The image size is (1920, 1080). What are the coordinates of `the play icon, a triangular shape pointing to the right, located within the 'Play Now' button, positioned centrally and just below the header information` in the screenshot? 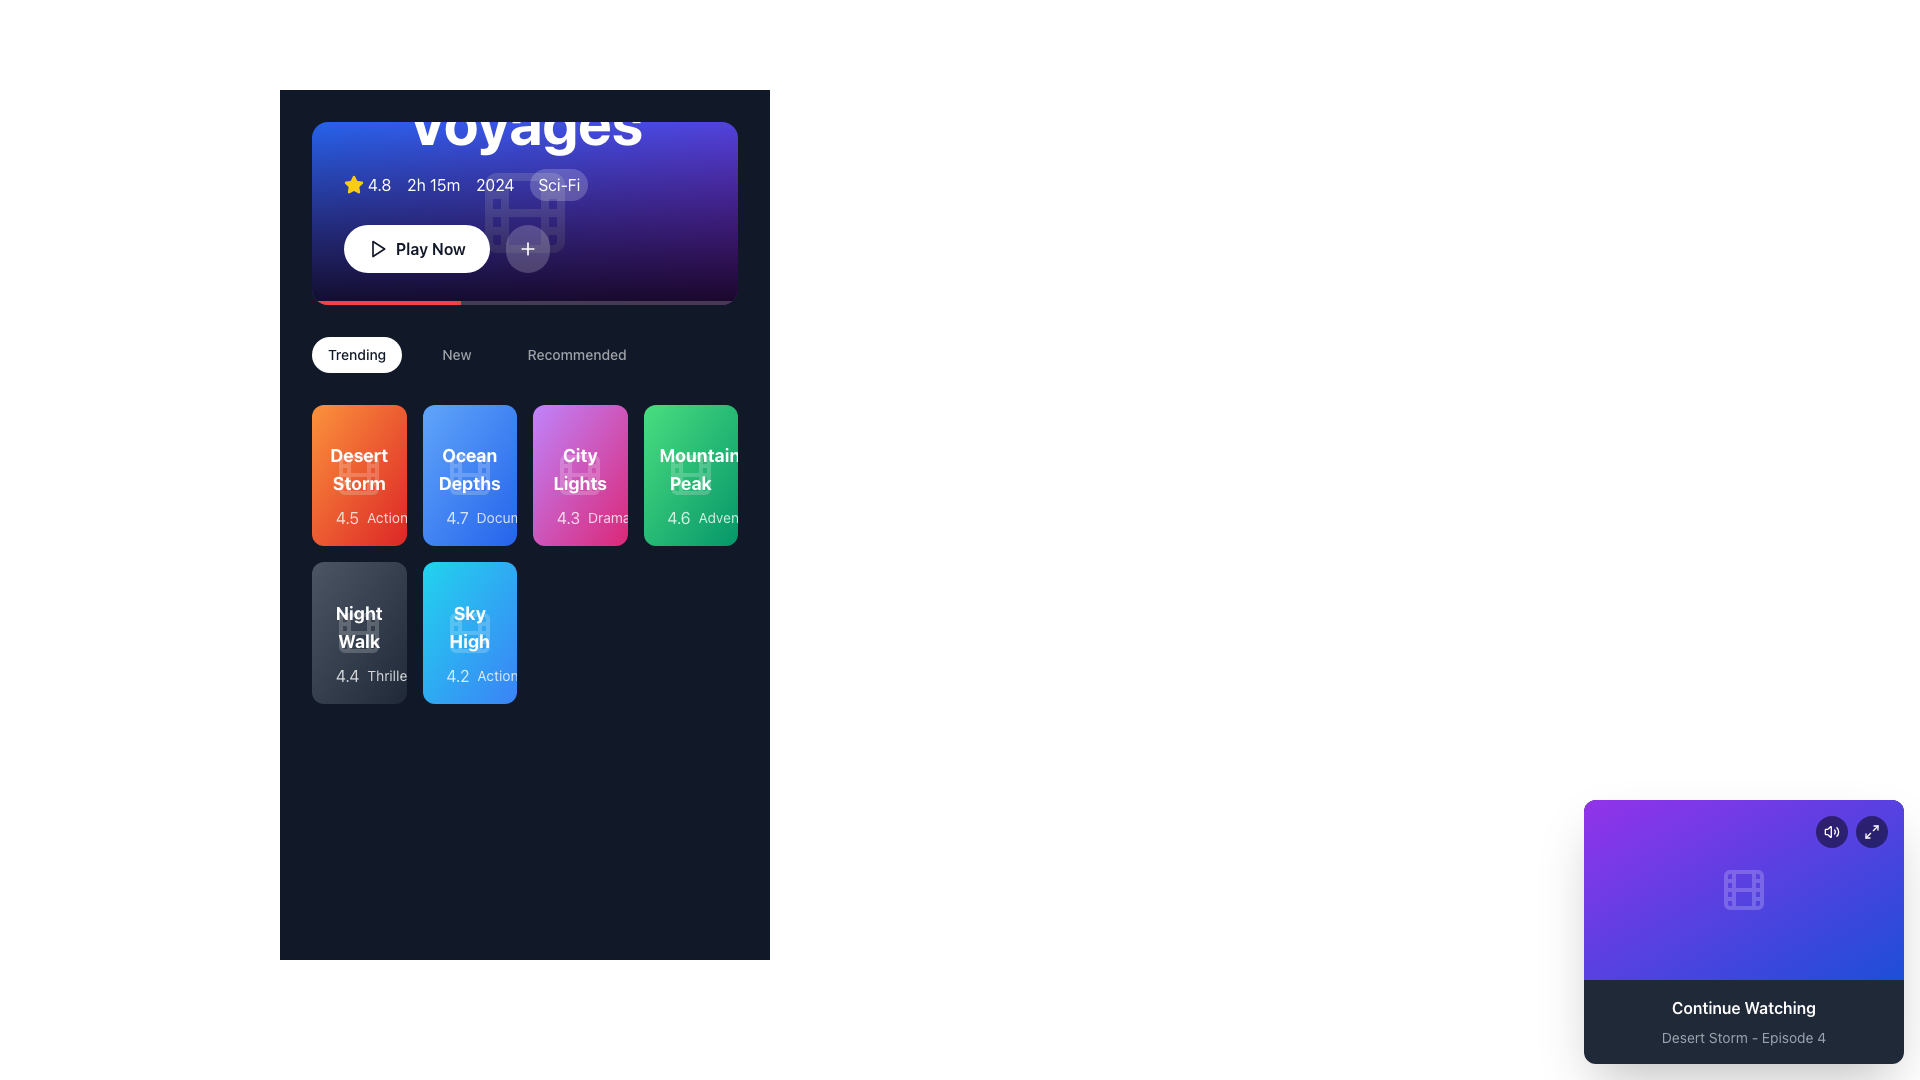 It's located at (378, 246).